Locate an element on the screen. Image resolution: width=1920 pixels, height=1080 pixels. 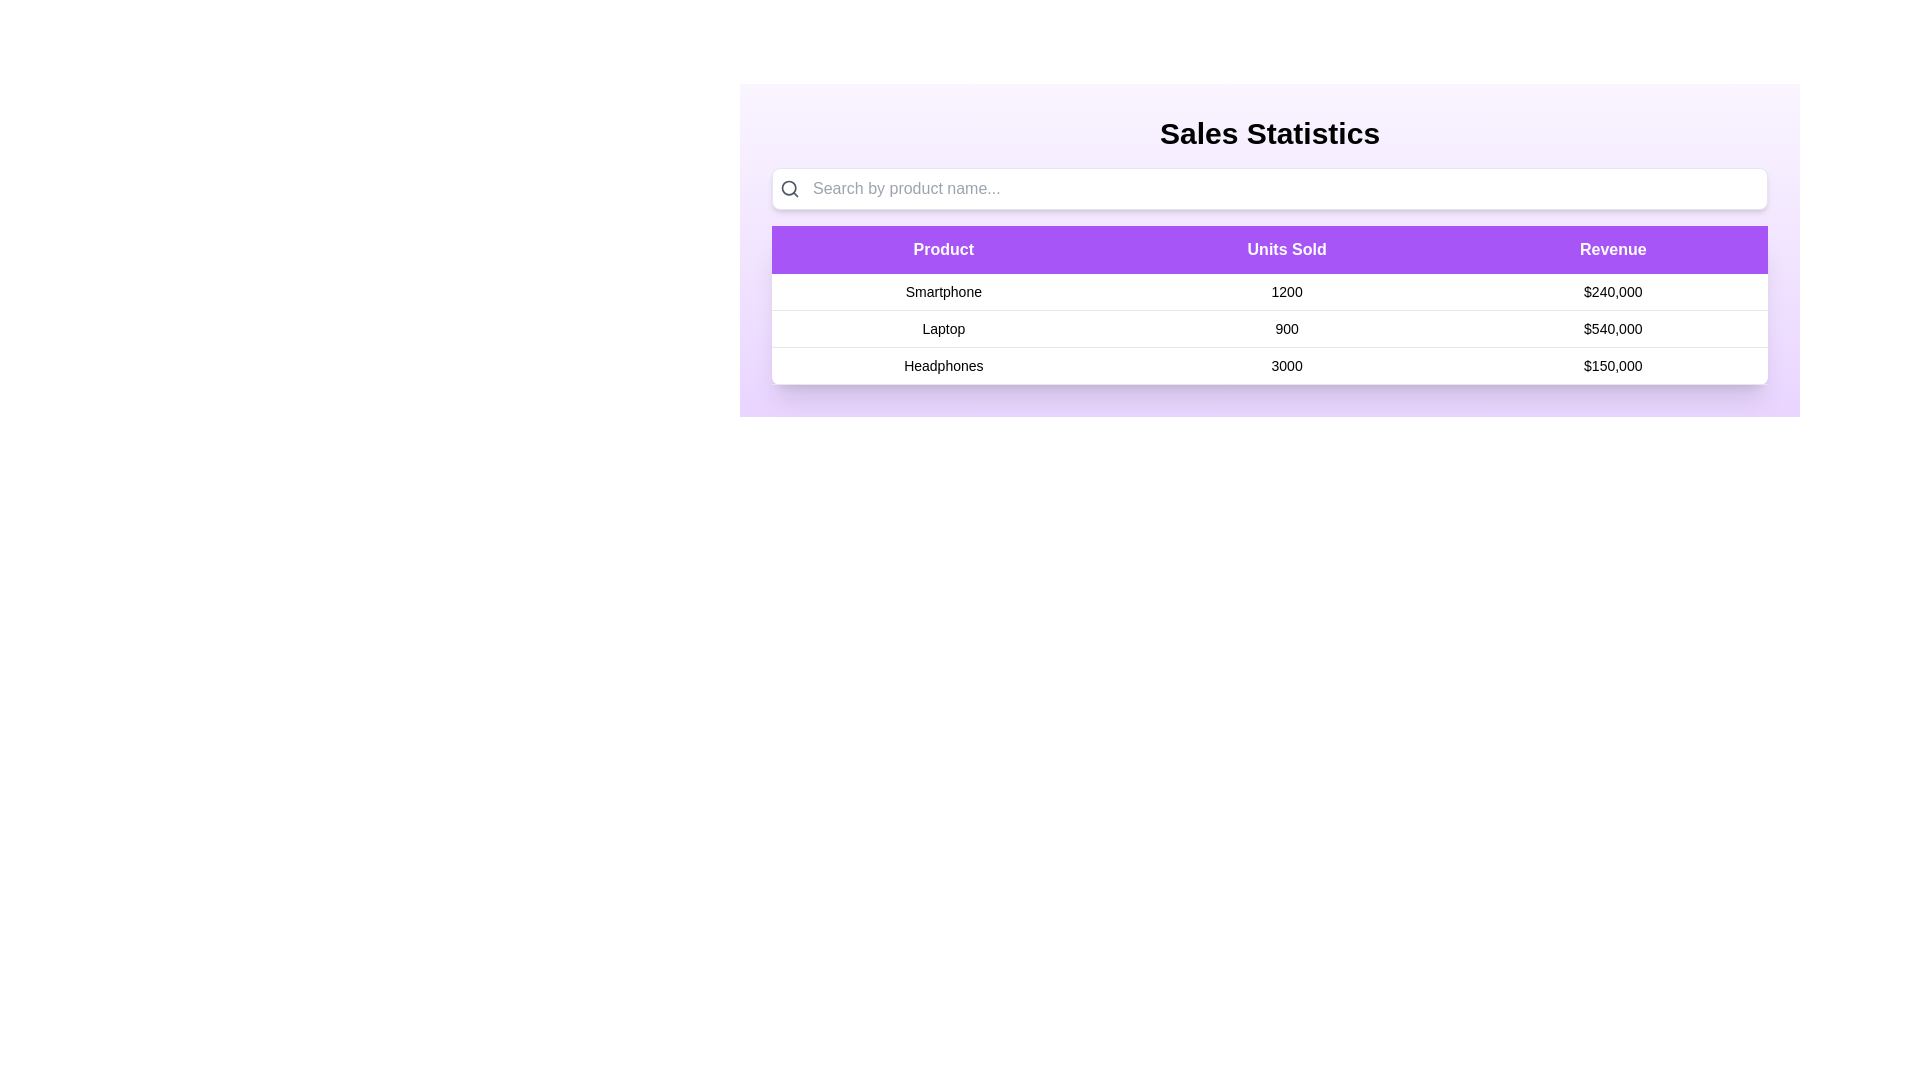
the header Units Sold to examine its content is located at coordinates (1287, 249).